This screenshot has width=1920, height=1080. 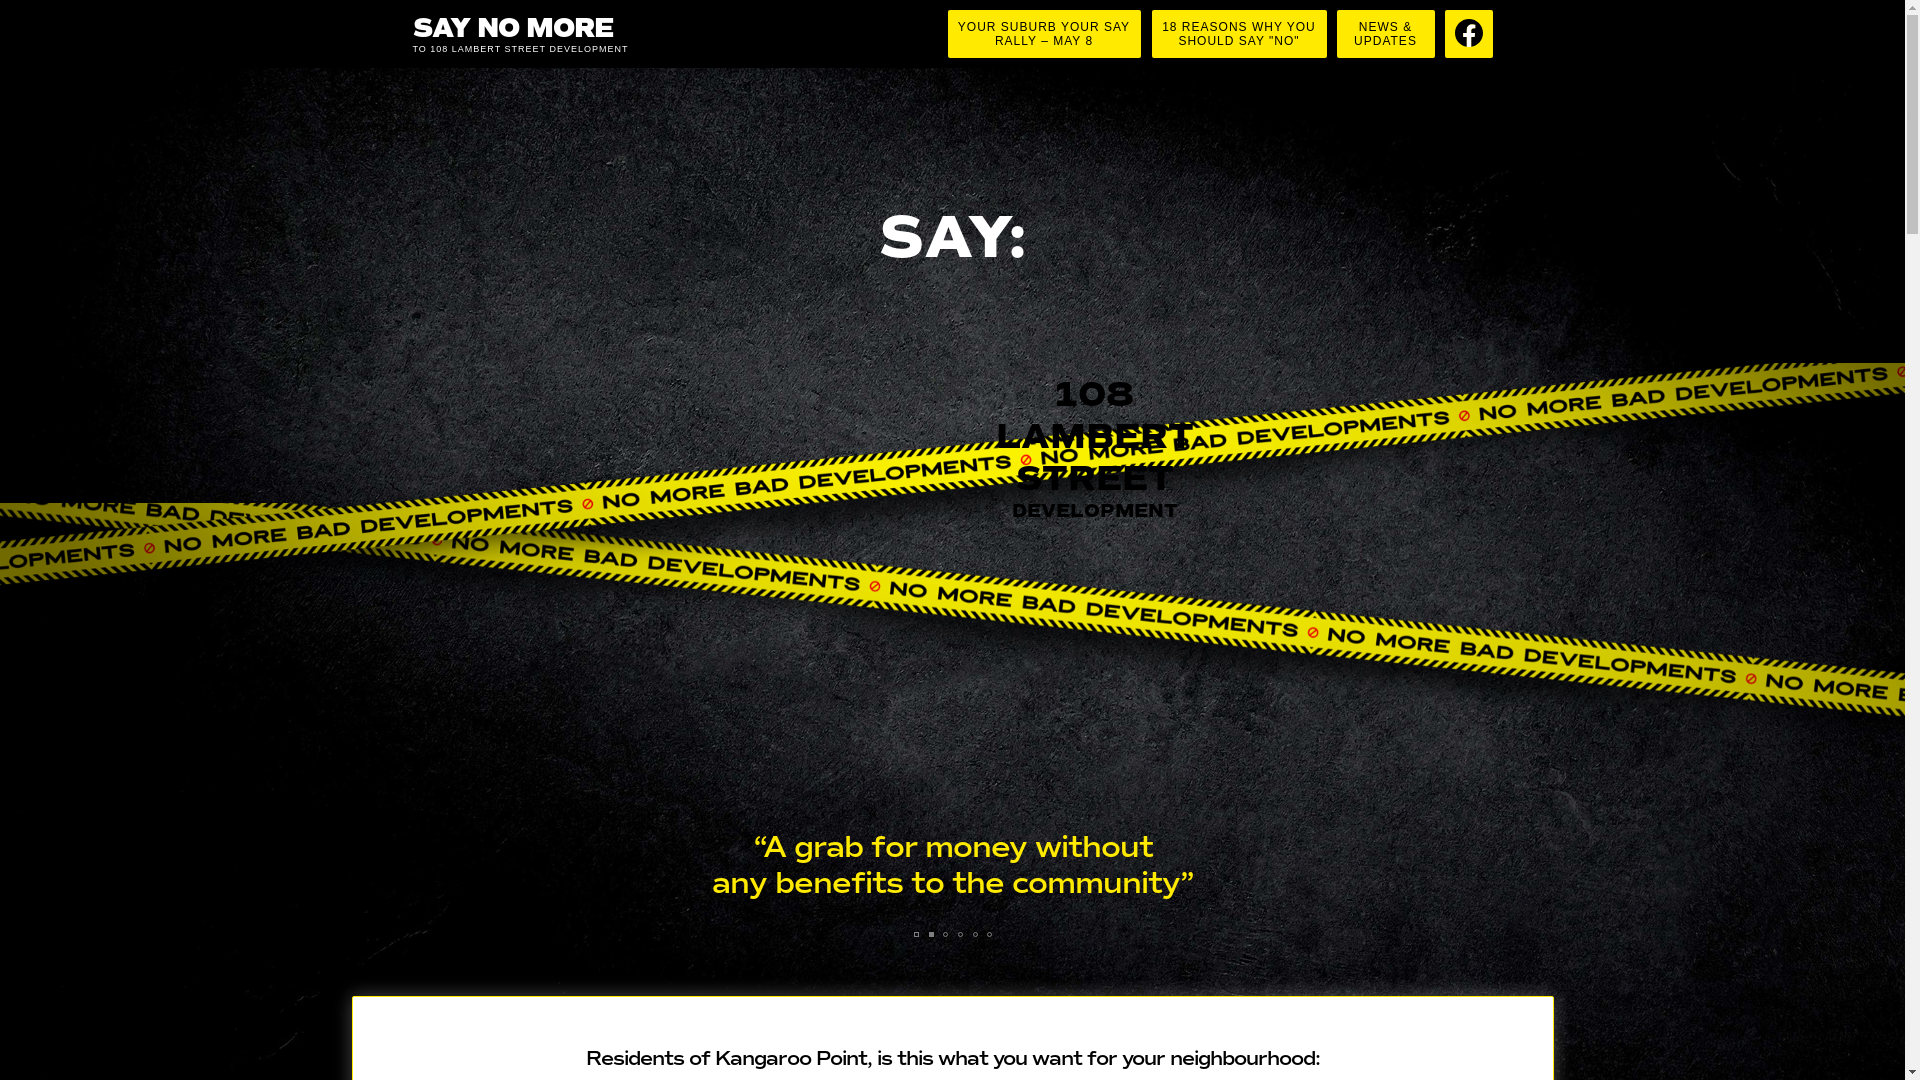 I want to click on '18 REASONS WHY YOU SHOULD SAY "NO"', so click(x=1238, y=34).